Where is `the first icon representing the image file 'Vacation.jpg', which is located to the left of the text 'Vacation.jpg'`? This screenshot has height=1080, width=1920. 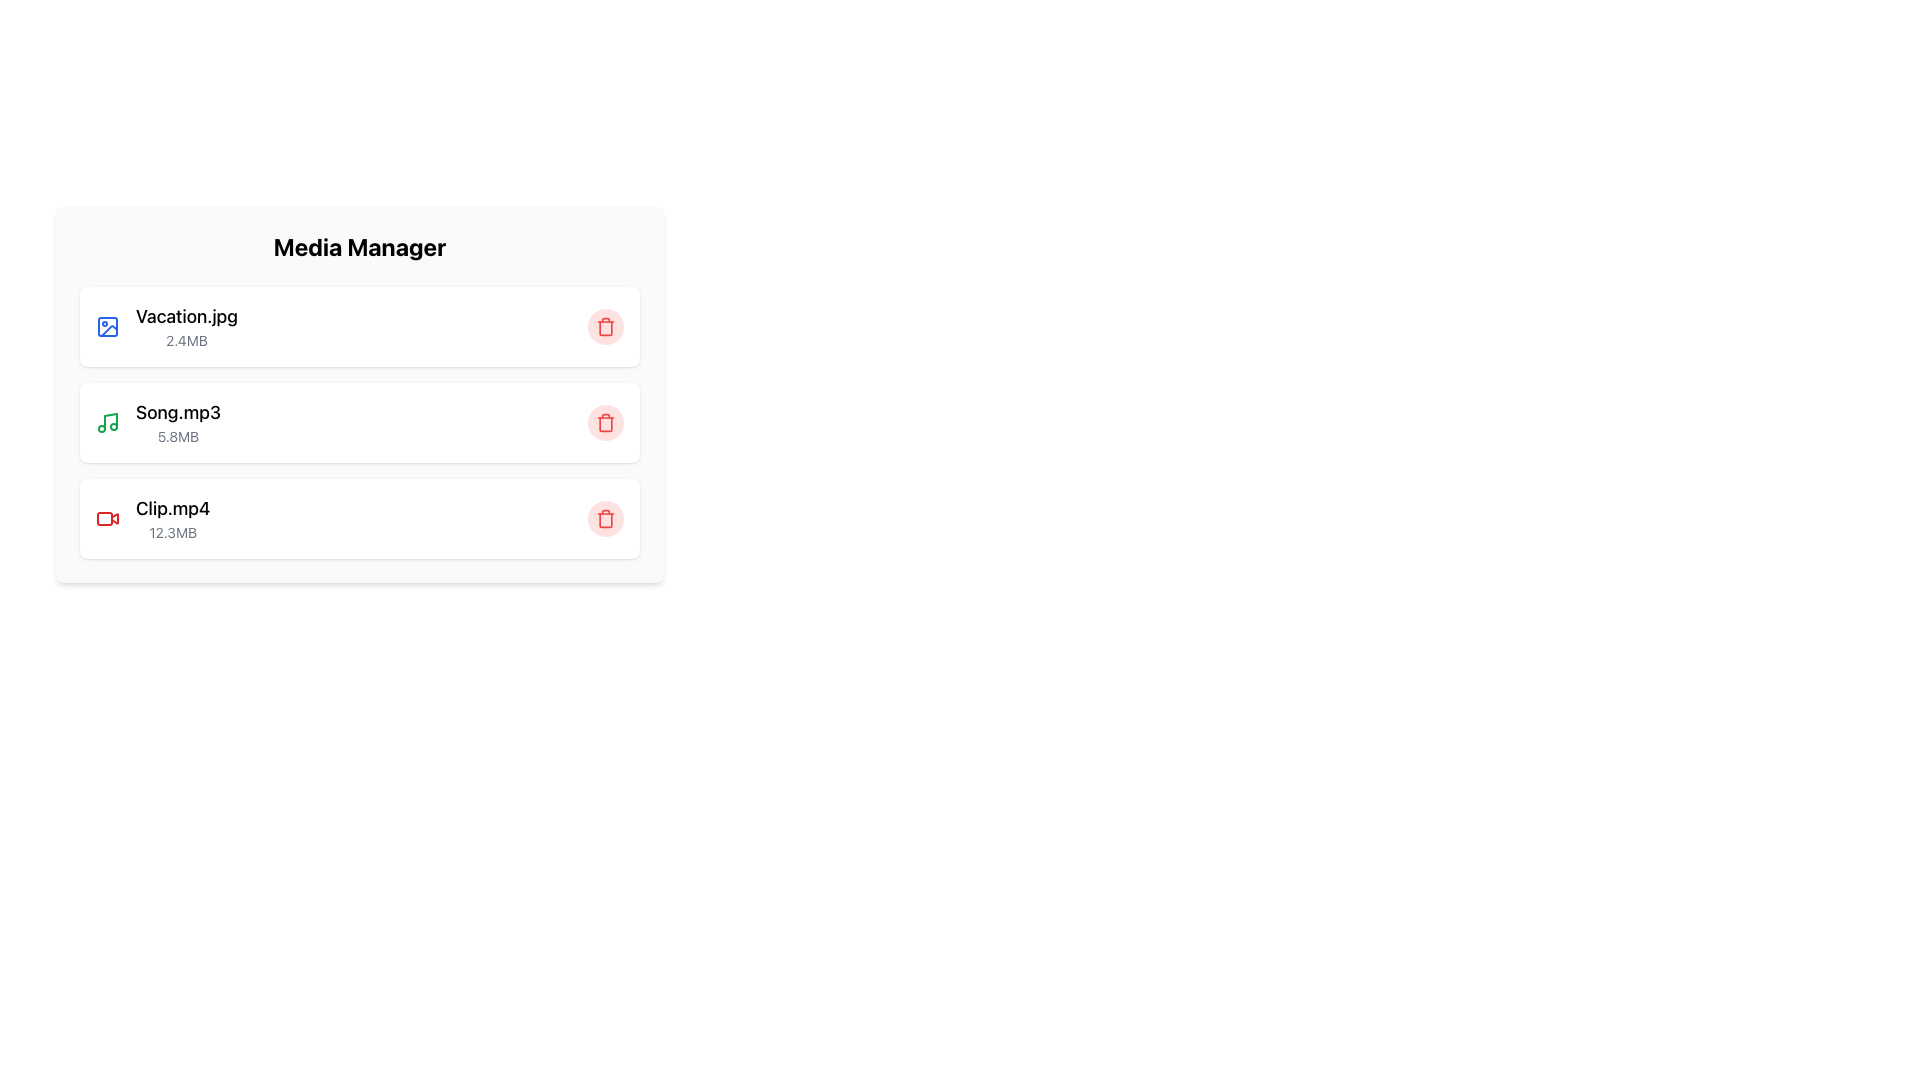 the first icon representing the image file 'Vacation.jpg', which is located to the left of the text 'Vacation.jpg' is located at coordinates (107, 326).